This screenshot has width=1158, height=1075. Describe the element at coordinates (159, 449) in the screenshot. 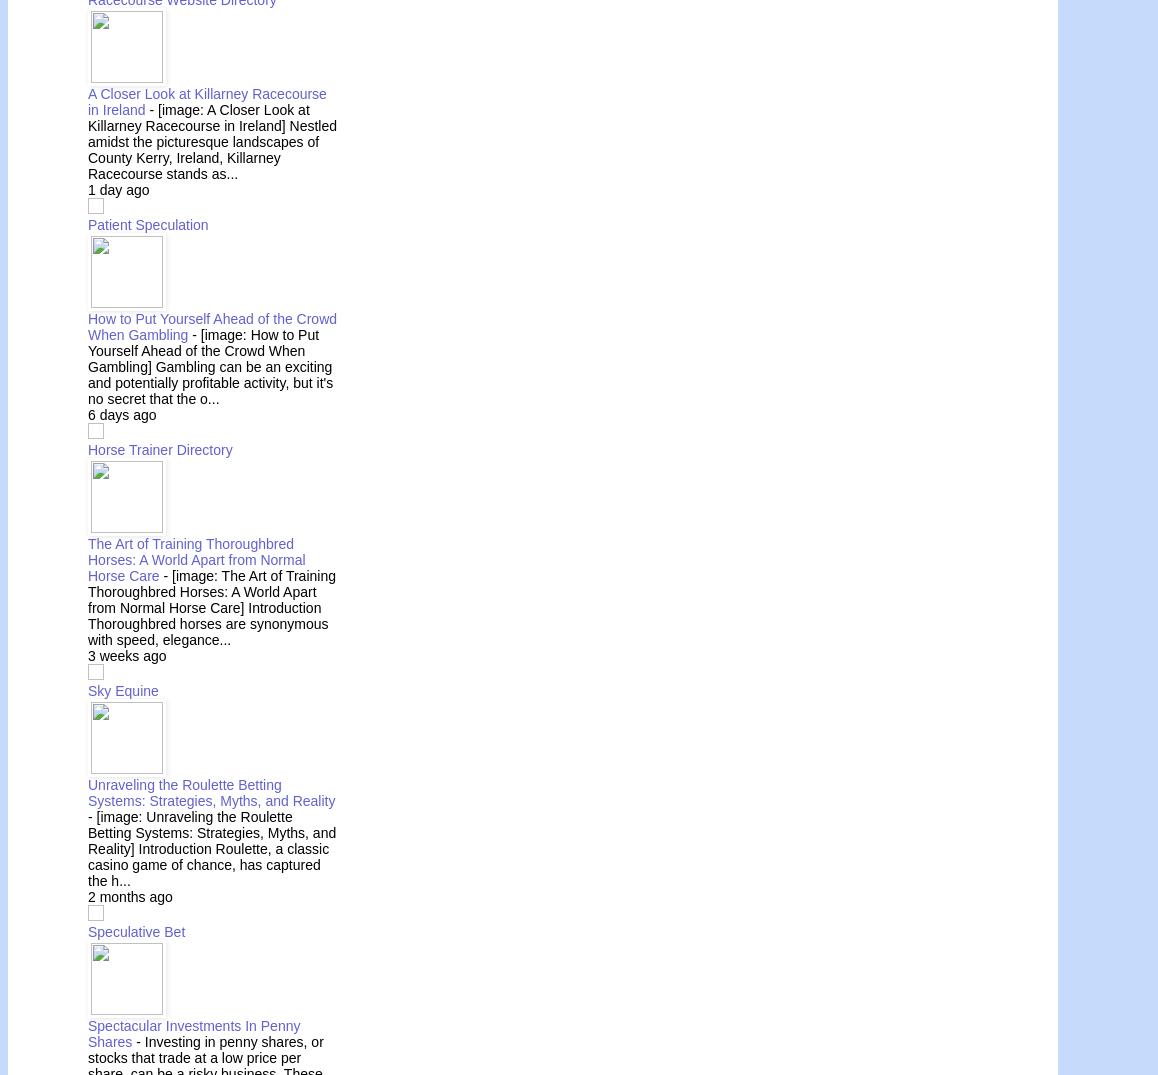

I see `'Horse Trainer Directory'` at that location.